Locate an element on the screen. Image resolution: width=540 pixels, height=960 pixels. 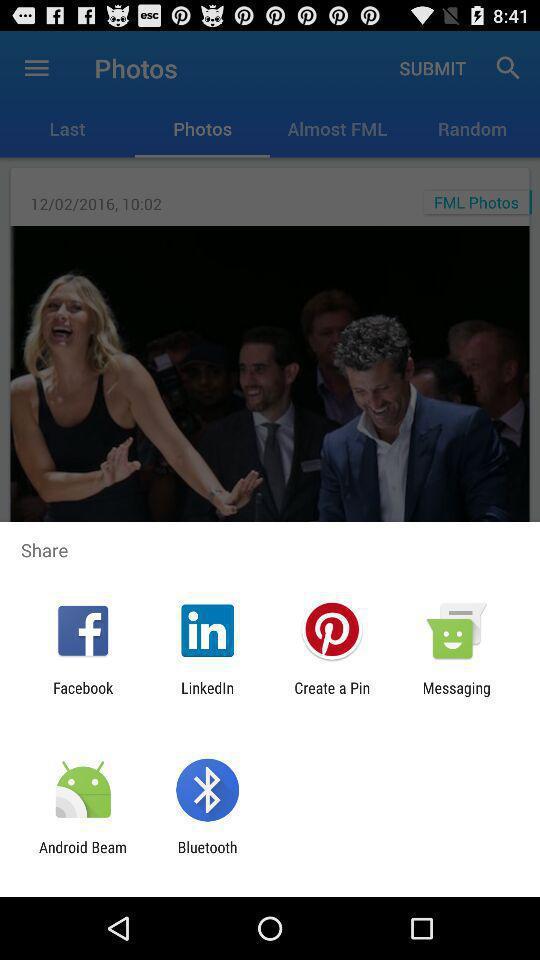
the icon to the left of the create a pin app is located at coordinates (206, 696).